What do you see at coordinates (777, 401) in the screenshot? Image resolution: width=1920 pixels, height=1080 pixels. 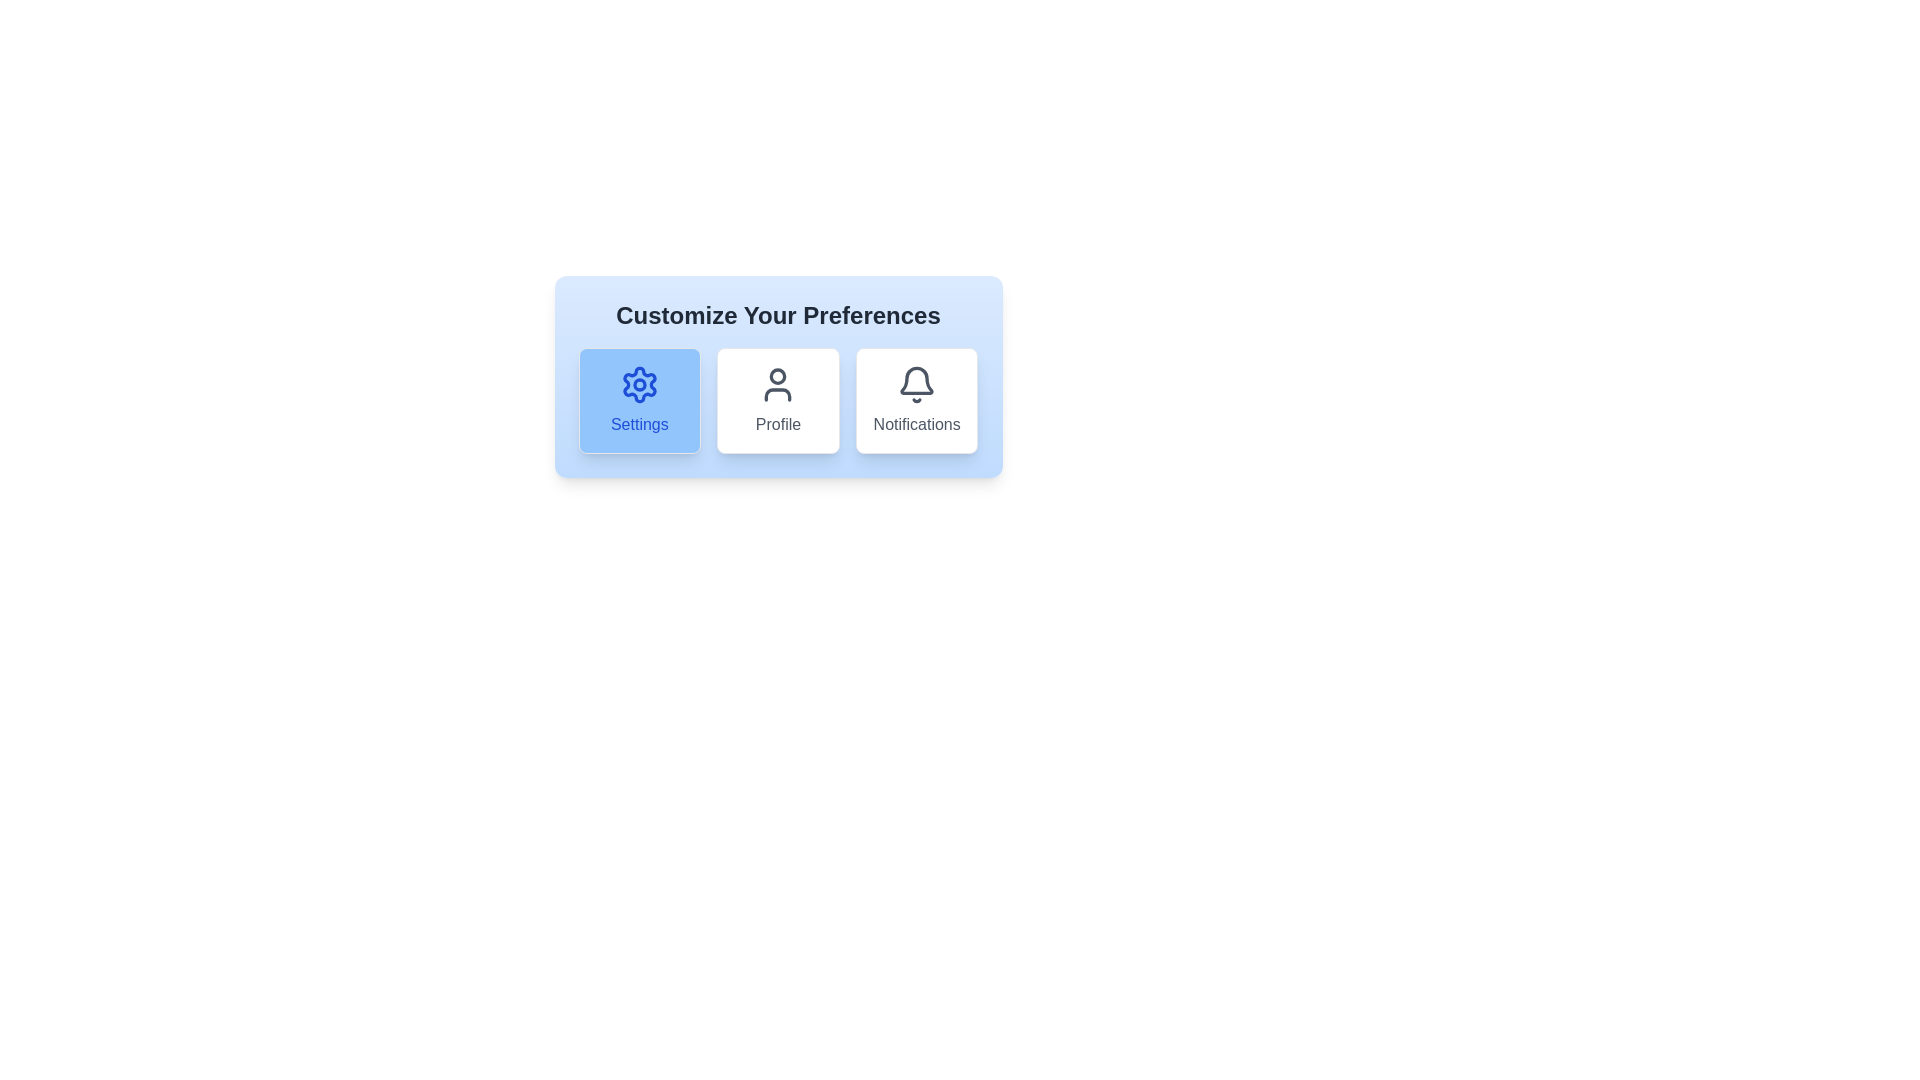 I see `the 'Profile' button, which is a stylized UI component with a user icon and the text 'Profile', located in the middle of a row under 'Customize Your Preferences'` at bounding box center [777, 401].